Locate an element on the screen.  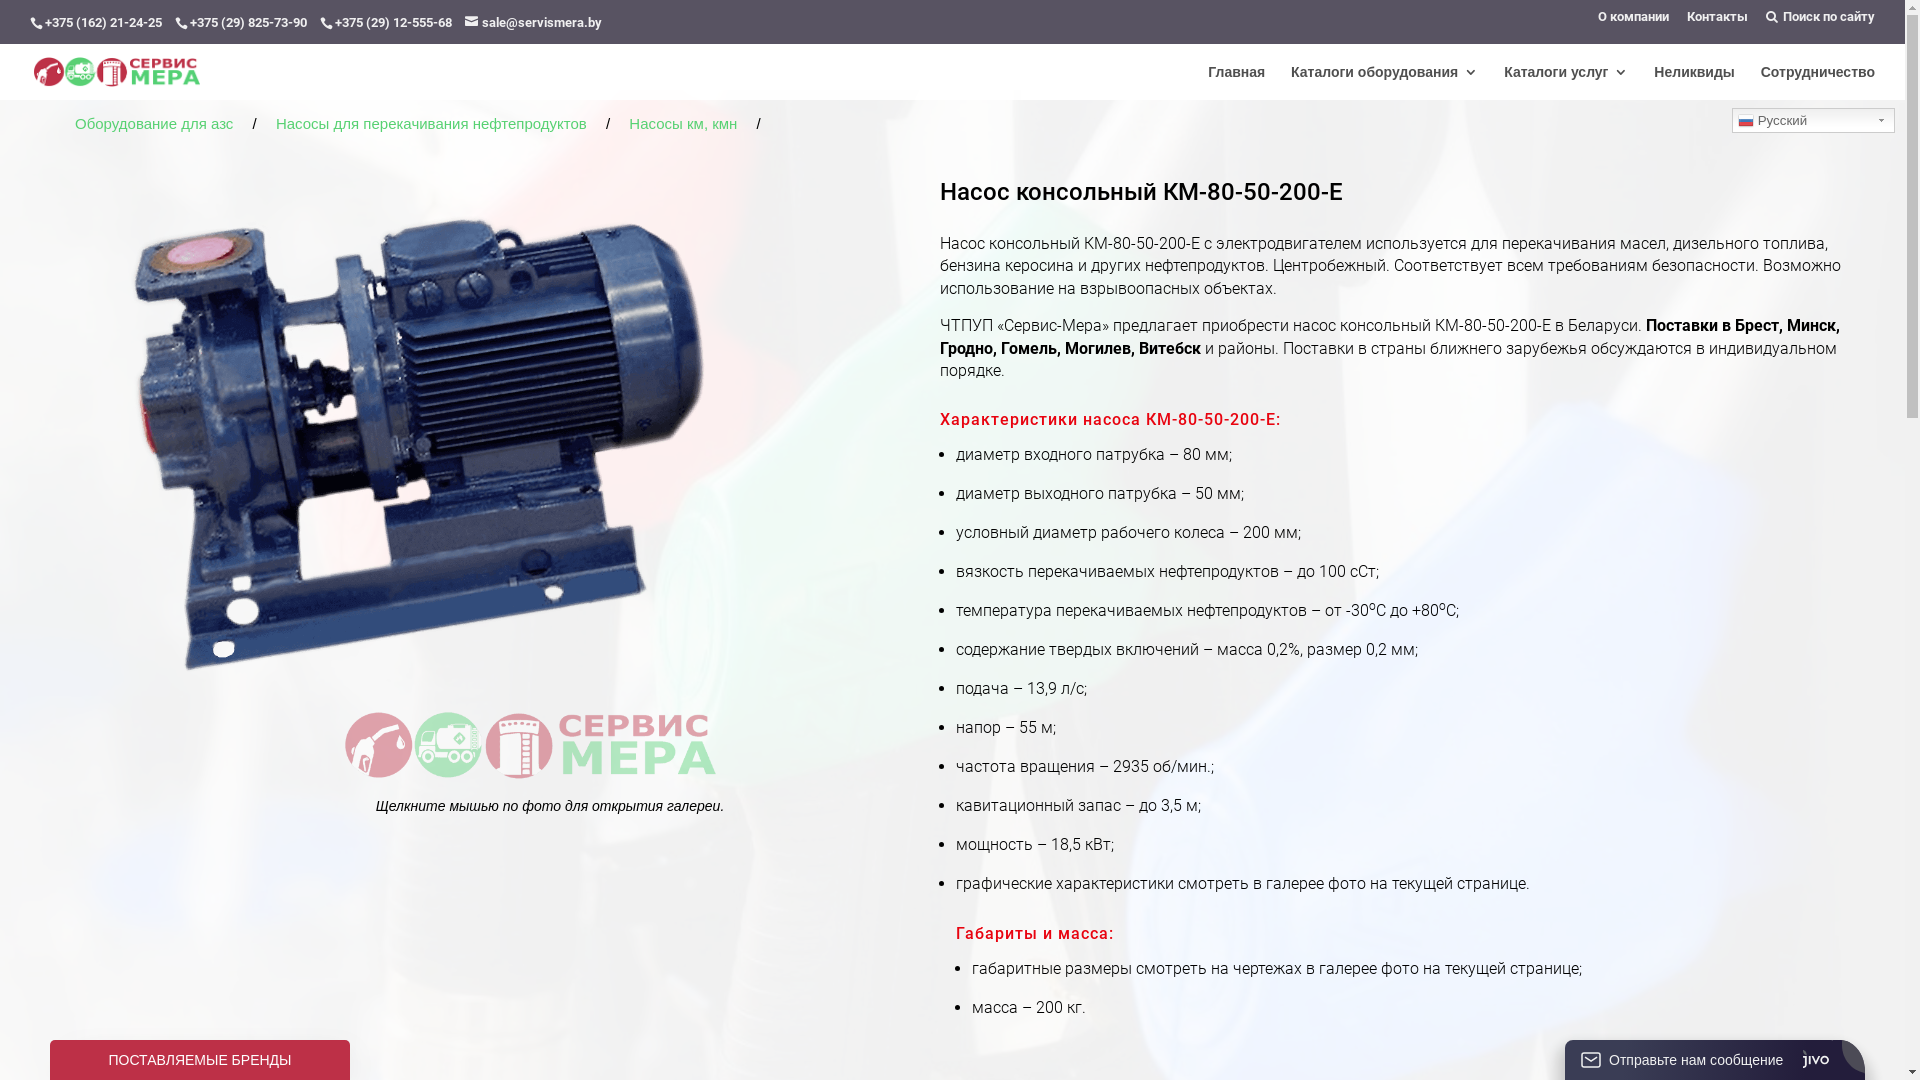
'+375 (29) 12-555-68' is located at coordinates (393, 22).